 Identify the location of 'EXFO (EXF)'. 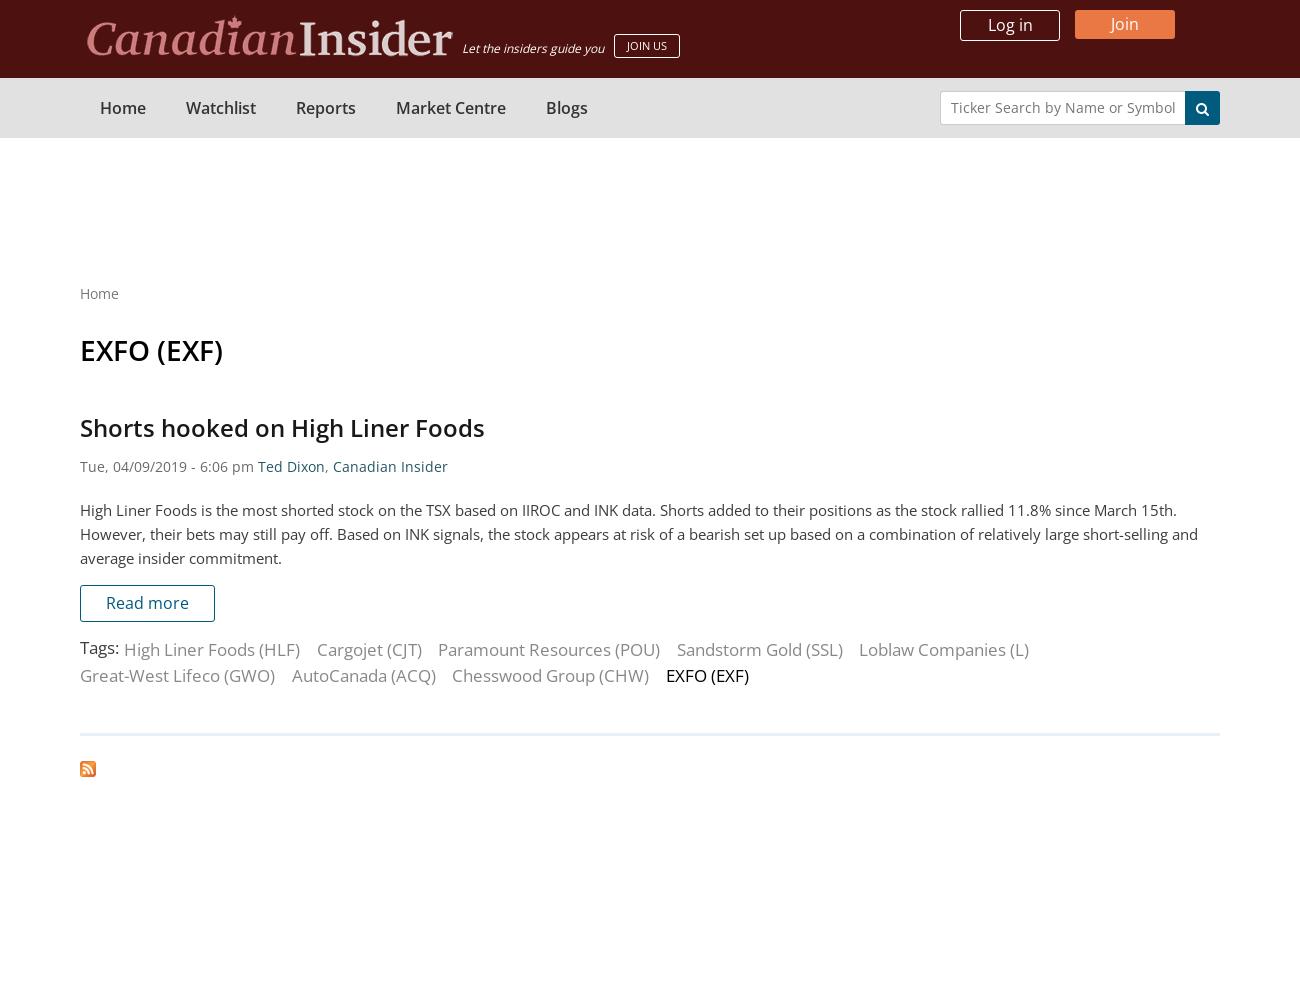
(150, 349).